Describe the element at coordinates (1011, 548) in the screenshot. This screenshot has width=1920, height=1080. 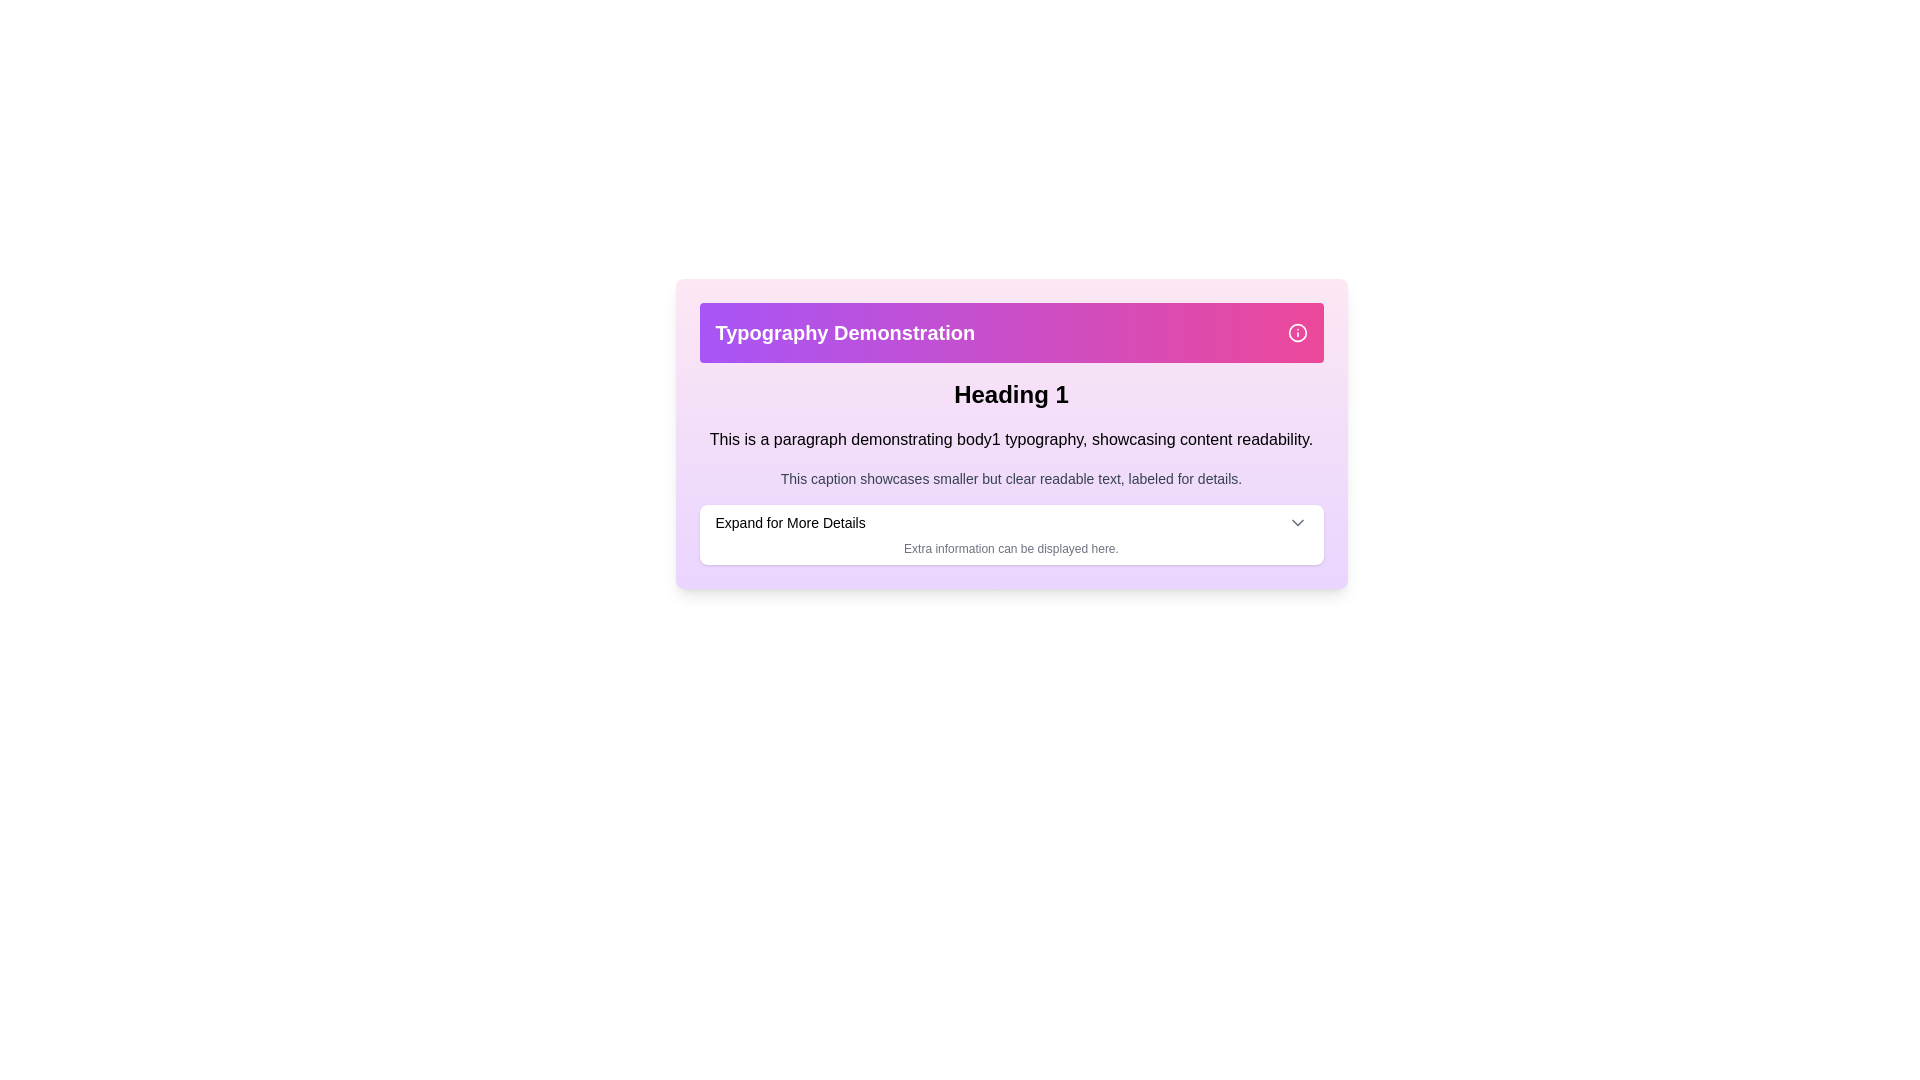
I see `the Text Label that reads 'Extra information can be displayed here.', which is positioned below the 'Expand for More Details.' dropdown button` at that location.